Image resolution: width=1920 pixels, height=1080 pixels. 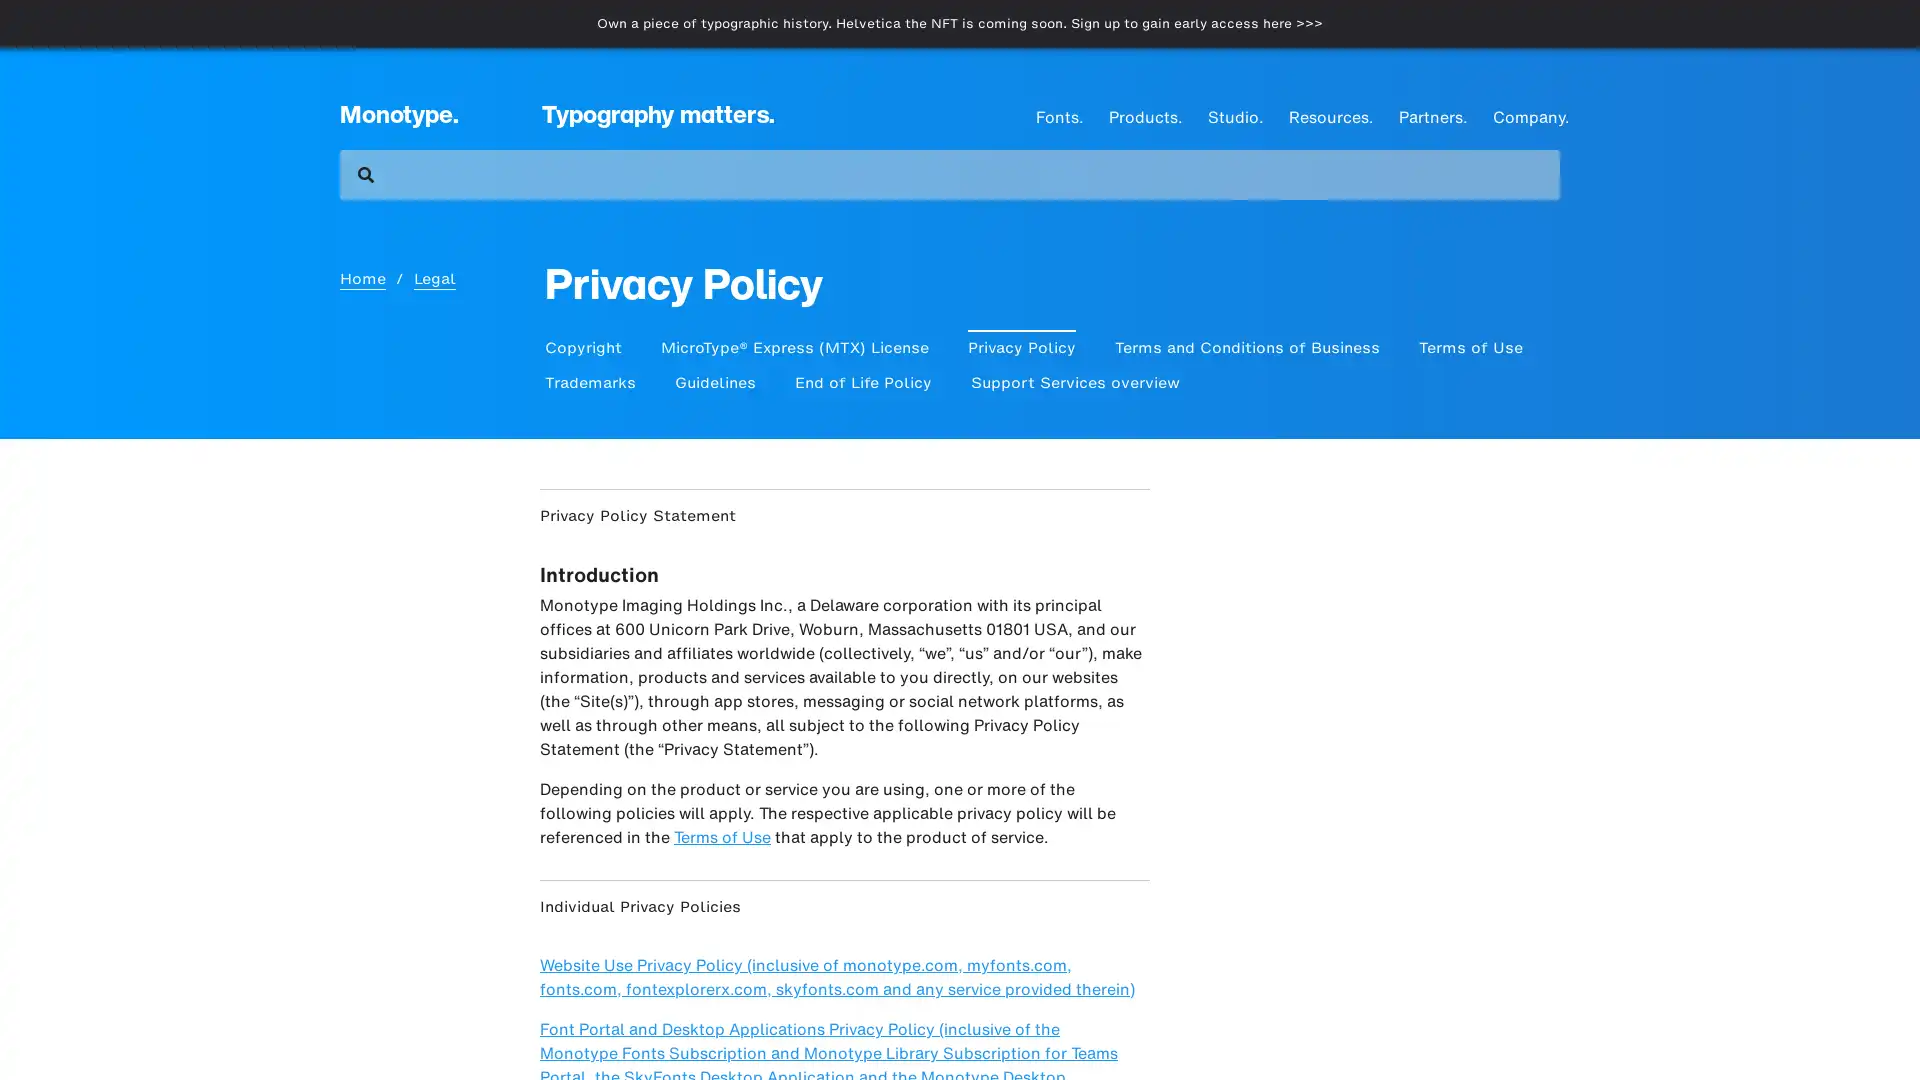 What do you see at coordinates (1541, 1036) in the screenshot?
I see `Accept Cookies` at bounding box center [1541, 1036].